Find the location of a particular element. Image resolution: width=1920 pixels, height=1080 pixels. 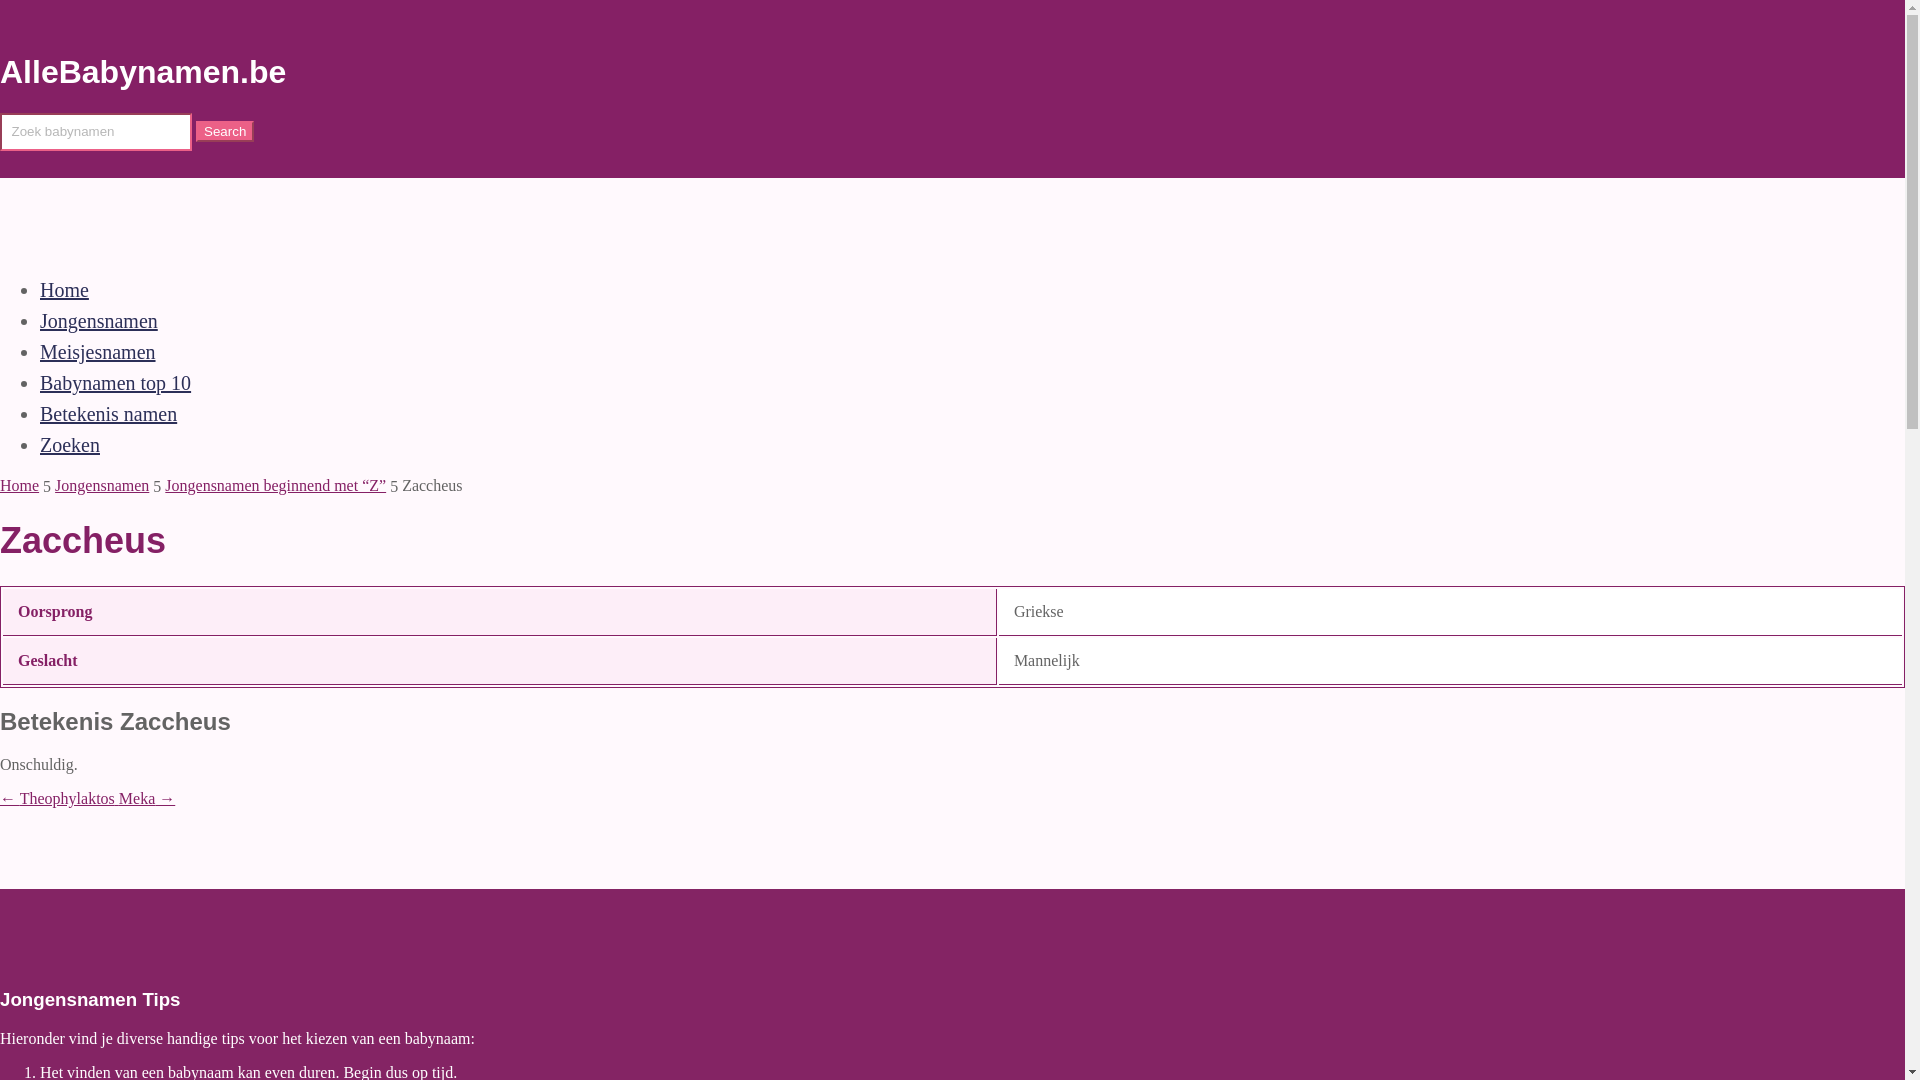

'Search' is located at coordinates (225, 131).